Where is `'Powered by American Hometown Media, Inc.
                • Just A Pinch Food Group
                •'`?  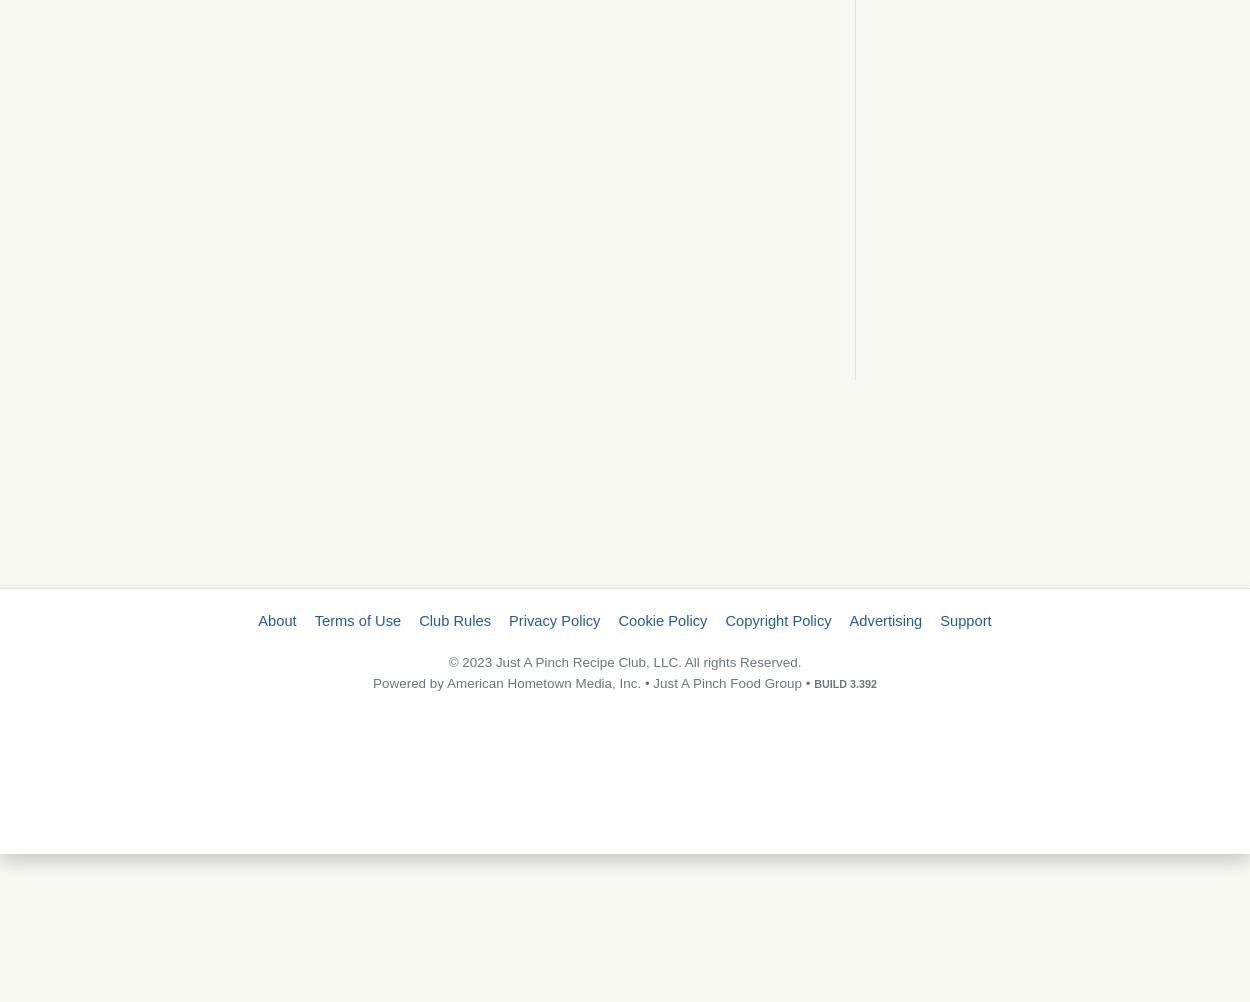 'Powered by American Hometown Media, Inc.
                • Just A Pinch Food Group
                •' is located at coordinates (592, 682).